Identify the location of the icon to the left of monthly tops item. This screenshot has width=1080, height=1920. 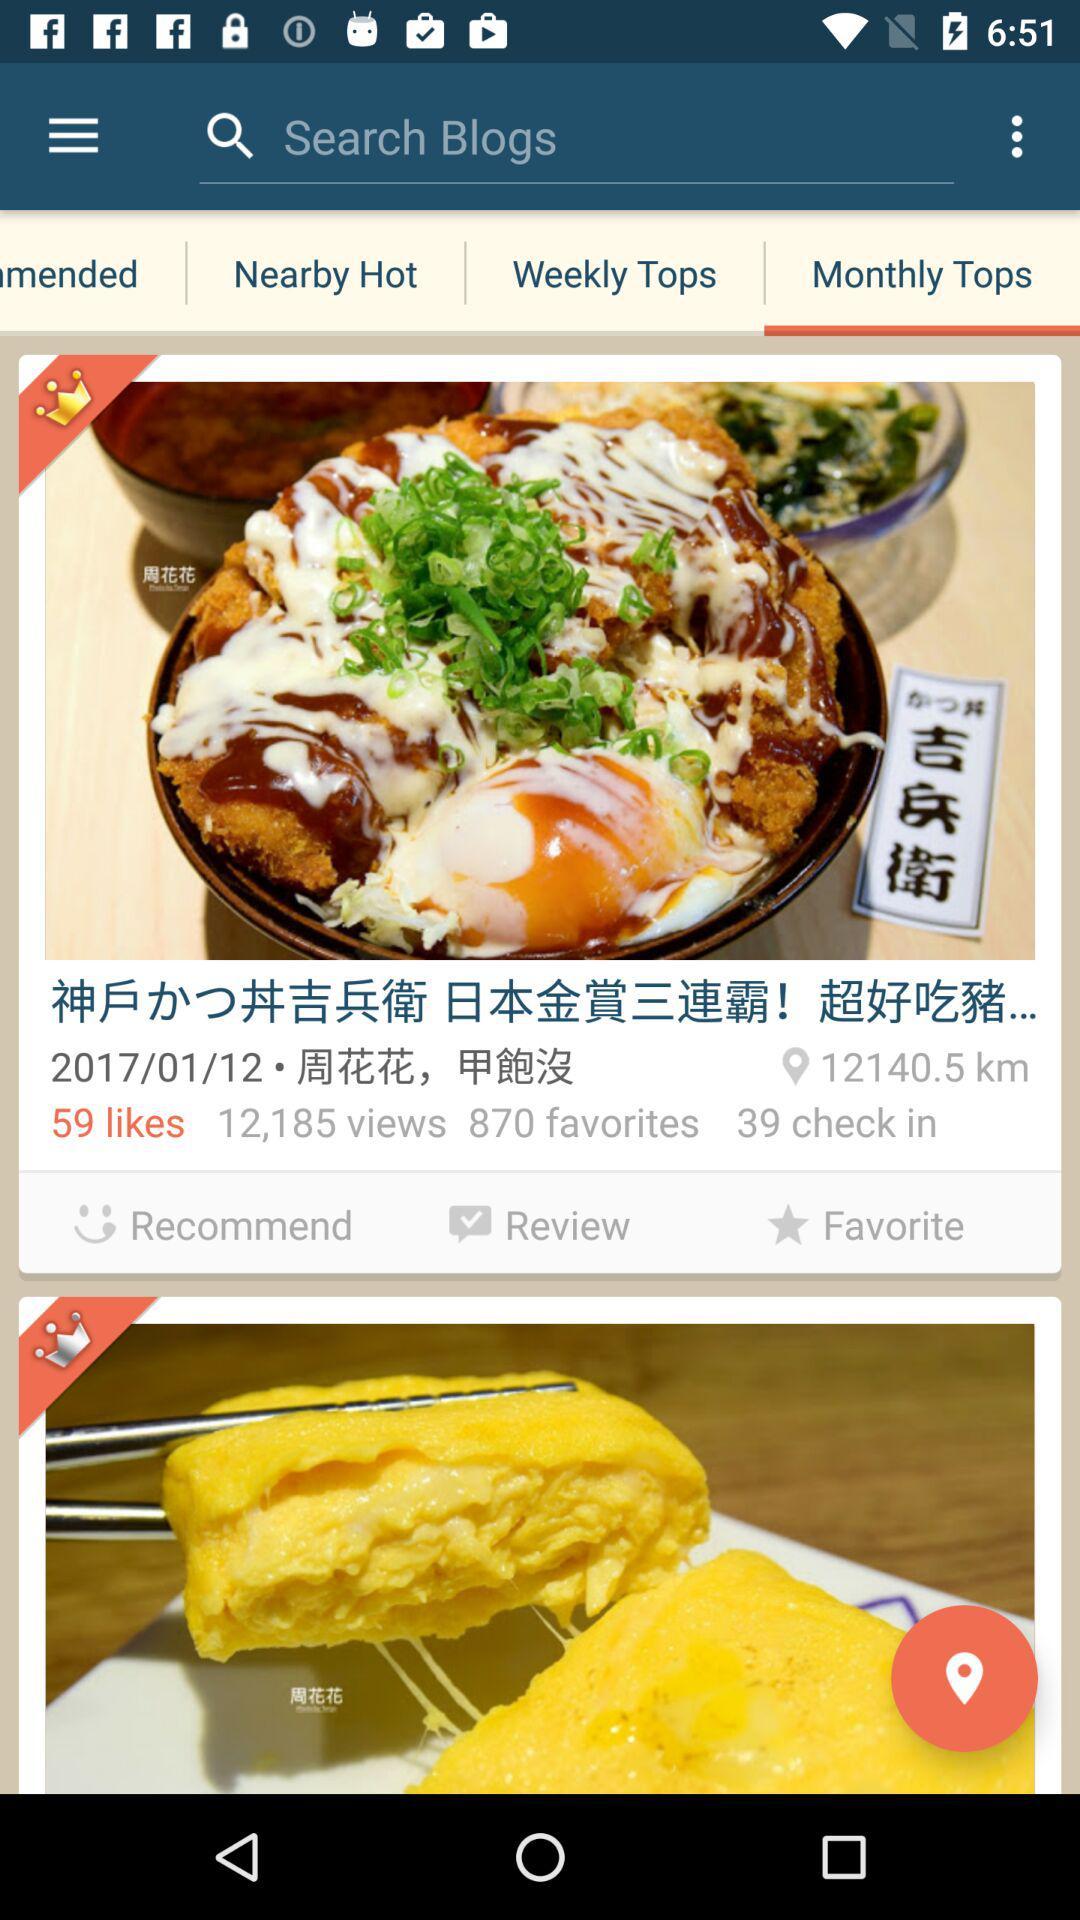
(419, 135).